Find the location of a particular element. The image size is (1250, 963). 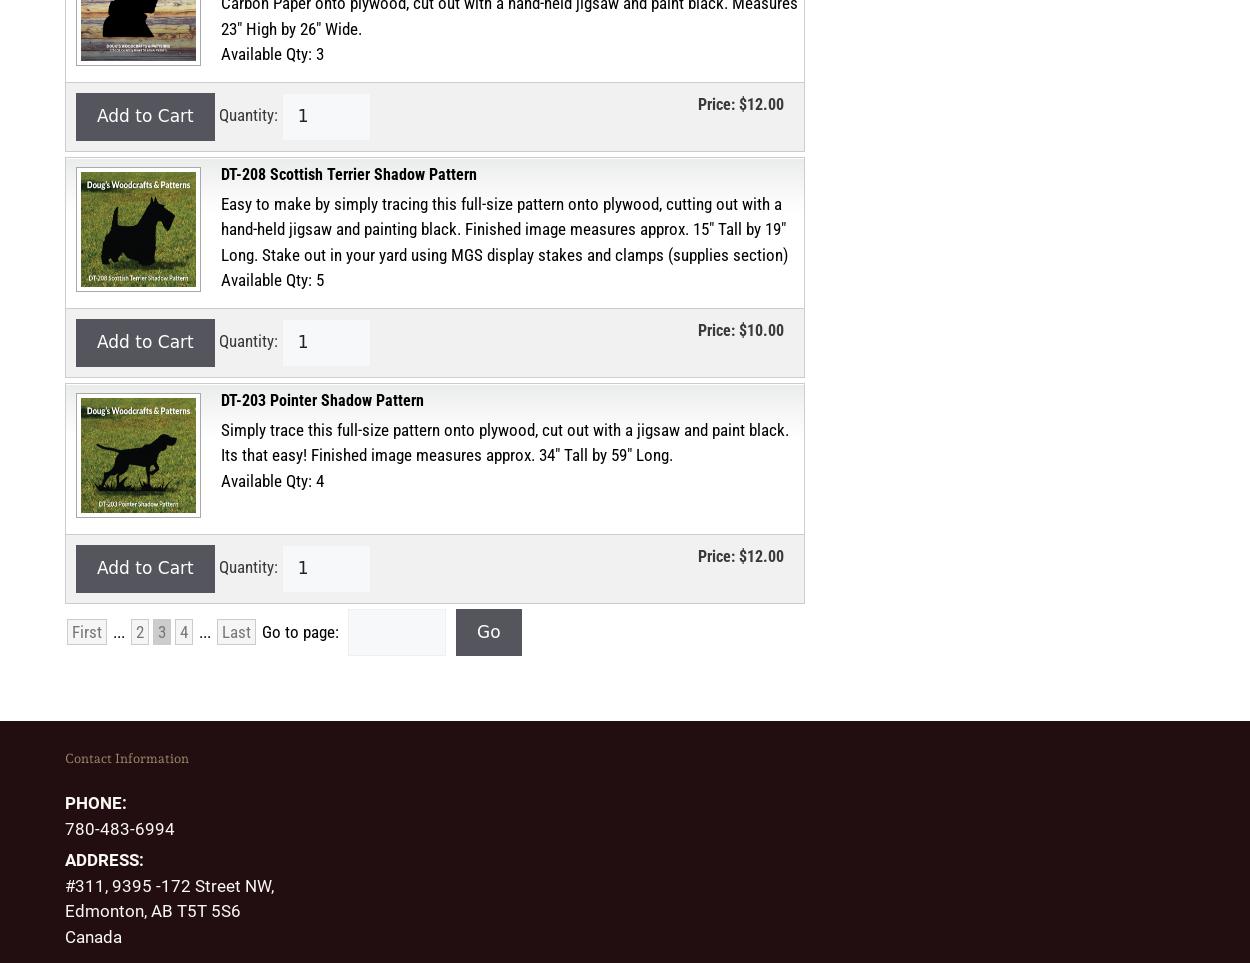

'Available Qty: 3' is located at coordinates (272, 54).